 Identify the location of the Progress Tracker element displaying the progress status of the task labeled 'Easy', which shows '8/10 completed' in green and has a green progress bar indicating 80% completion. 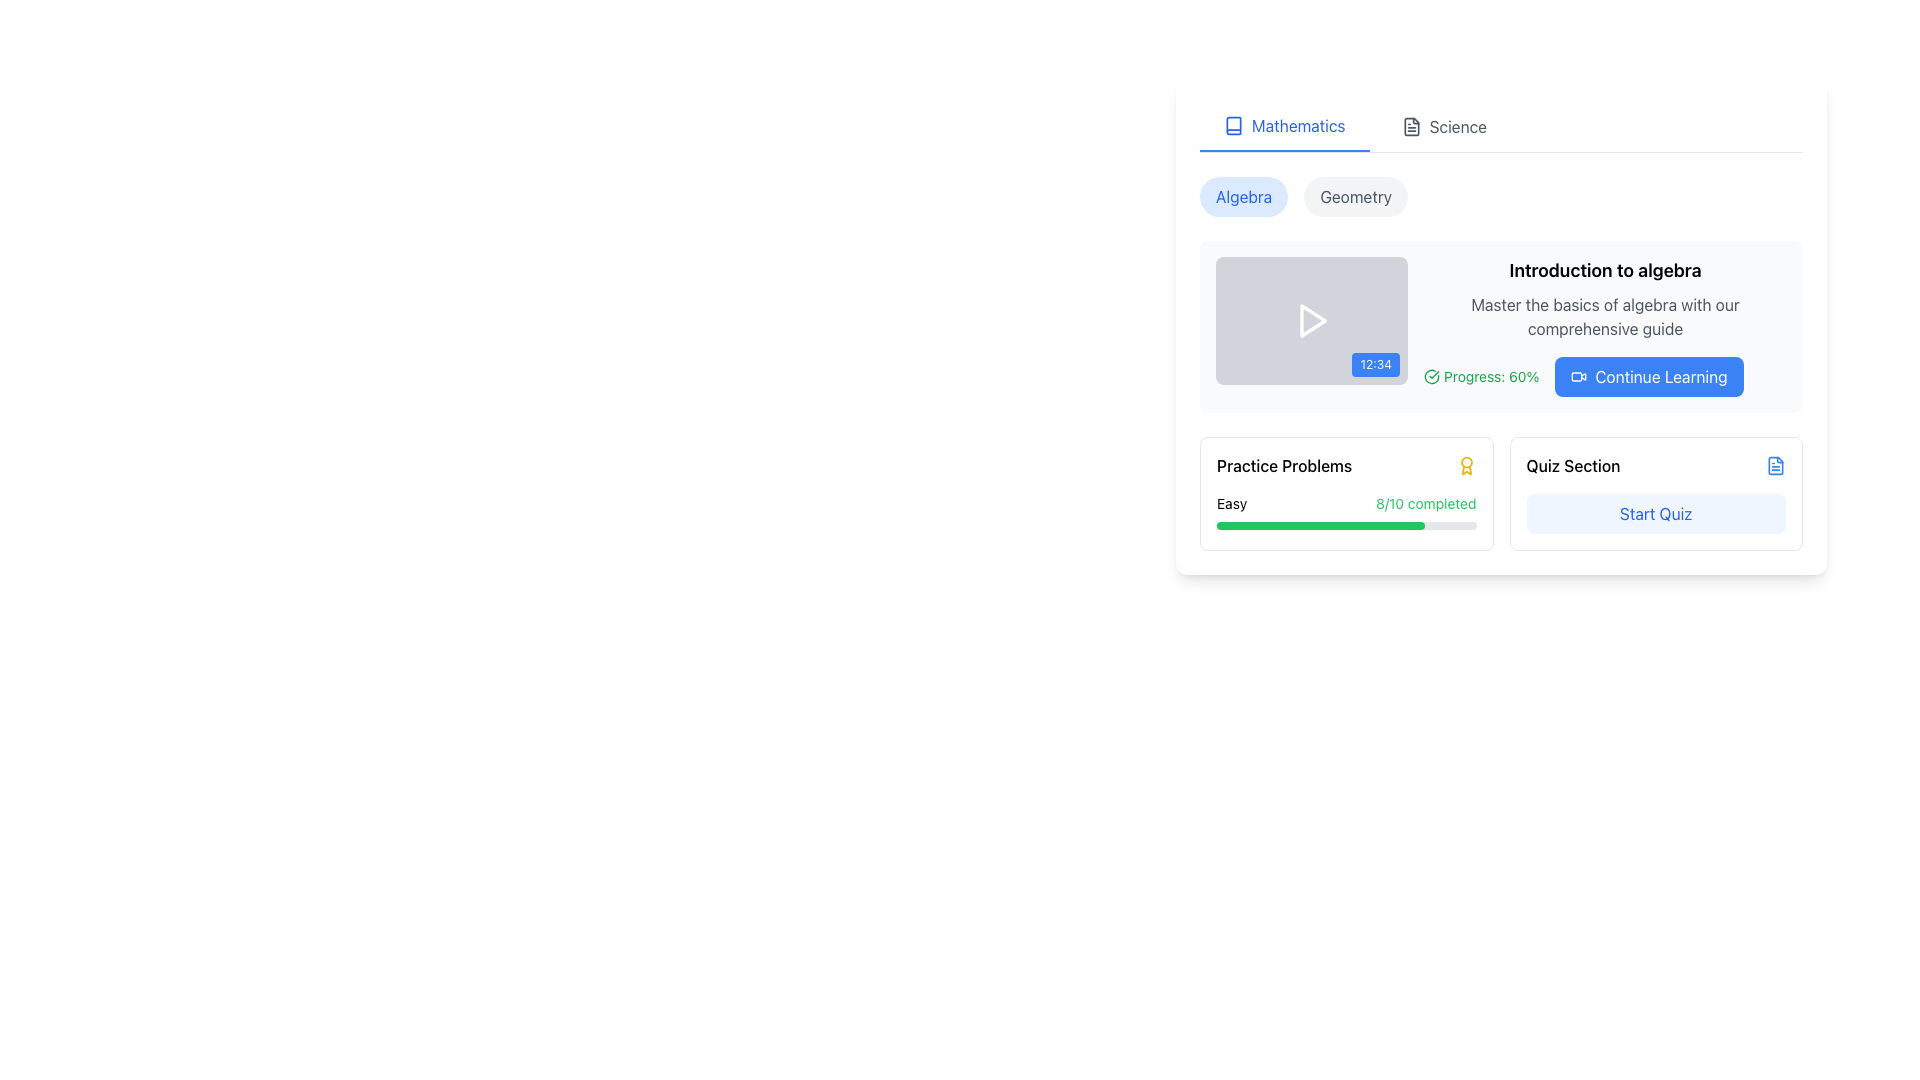
(1346, 511).